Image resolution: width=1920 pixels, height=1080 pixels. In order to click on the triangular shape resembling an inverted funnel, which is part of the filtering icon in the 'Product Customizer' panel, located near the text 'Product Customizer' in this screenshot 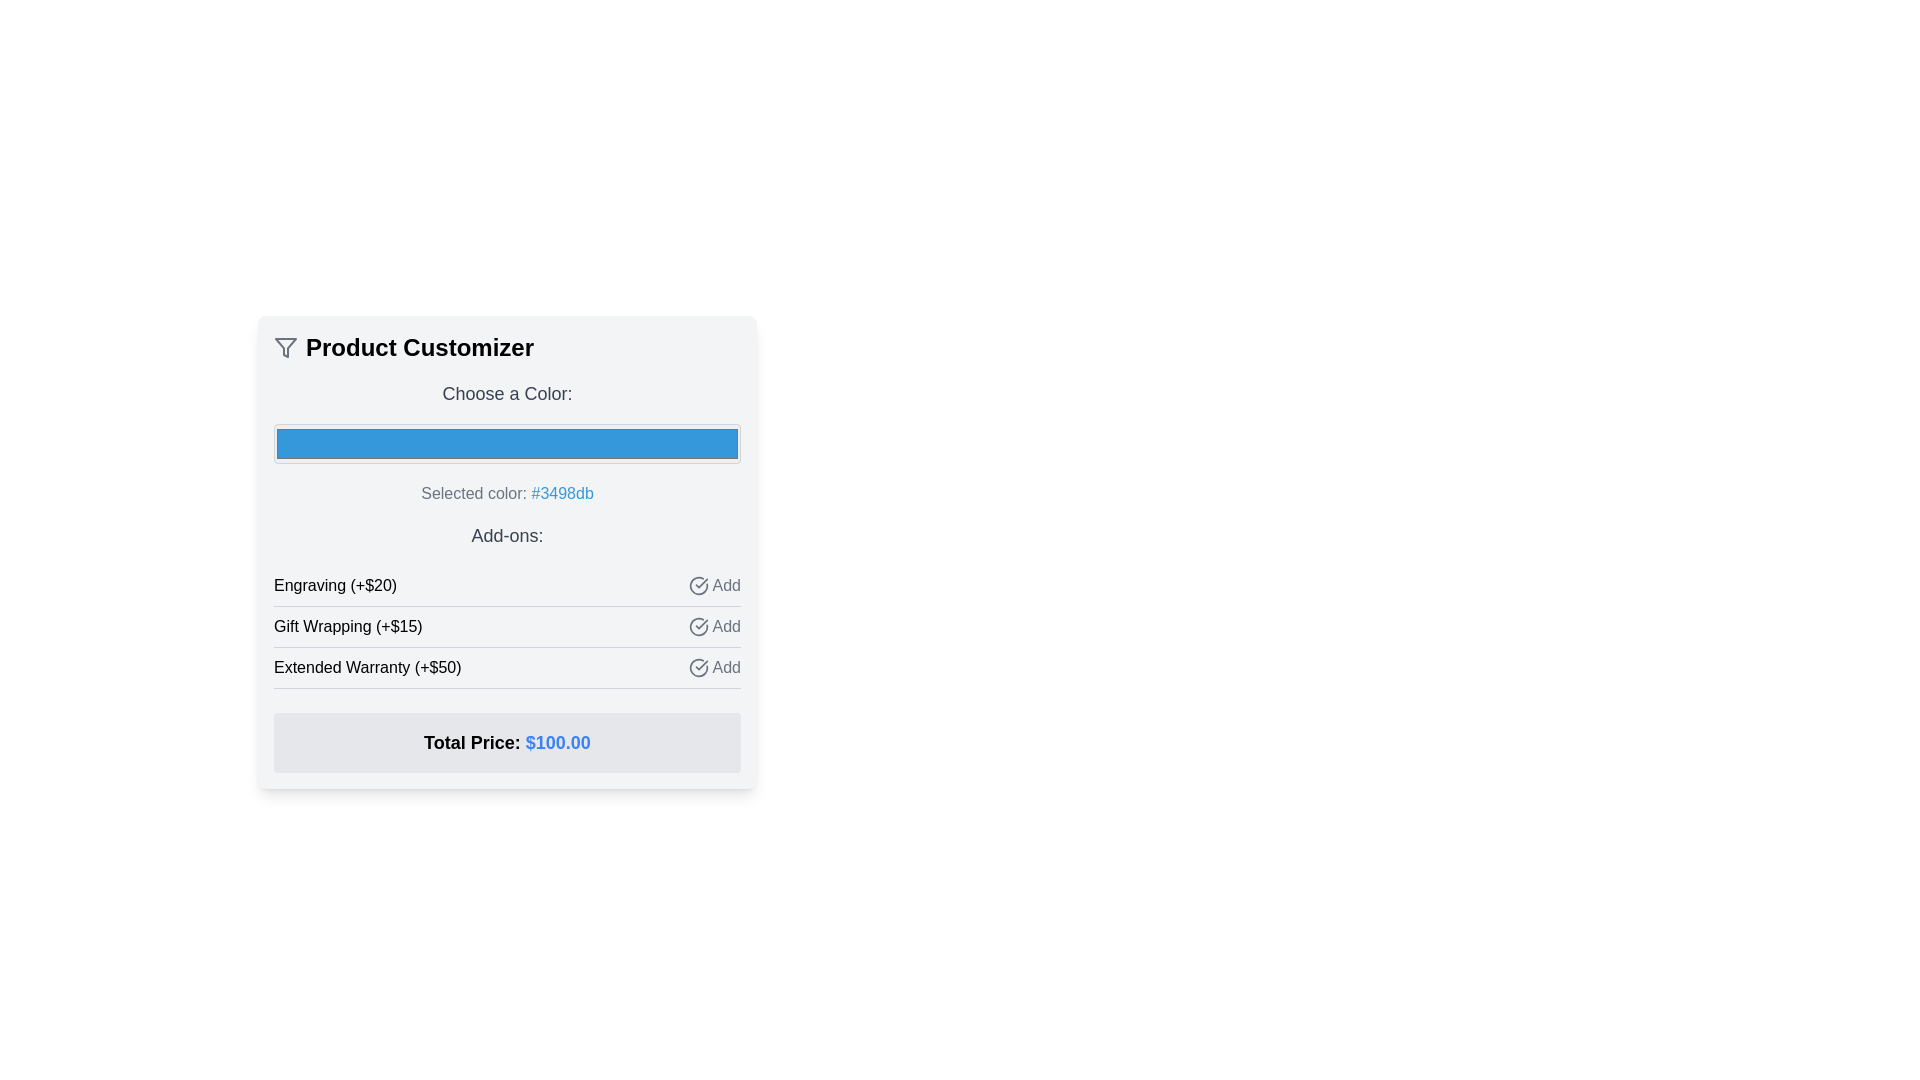, I will do `click(285, 346)`.